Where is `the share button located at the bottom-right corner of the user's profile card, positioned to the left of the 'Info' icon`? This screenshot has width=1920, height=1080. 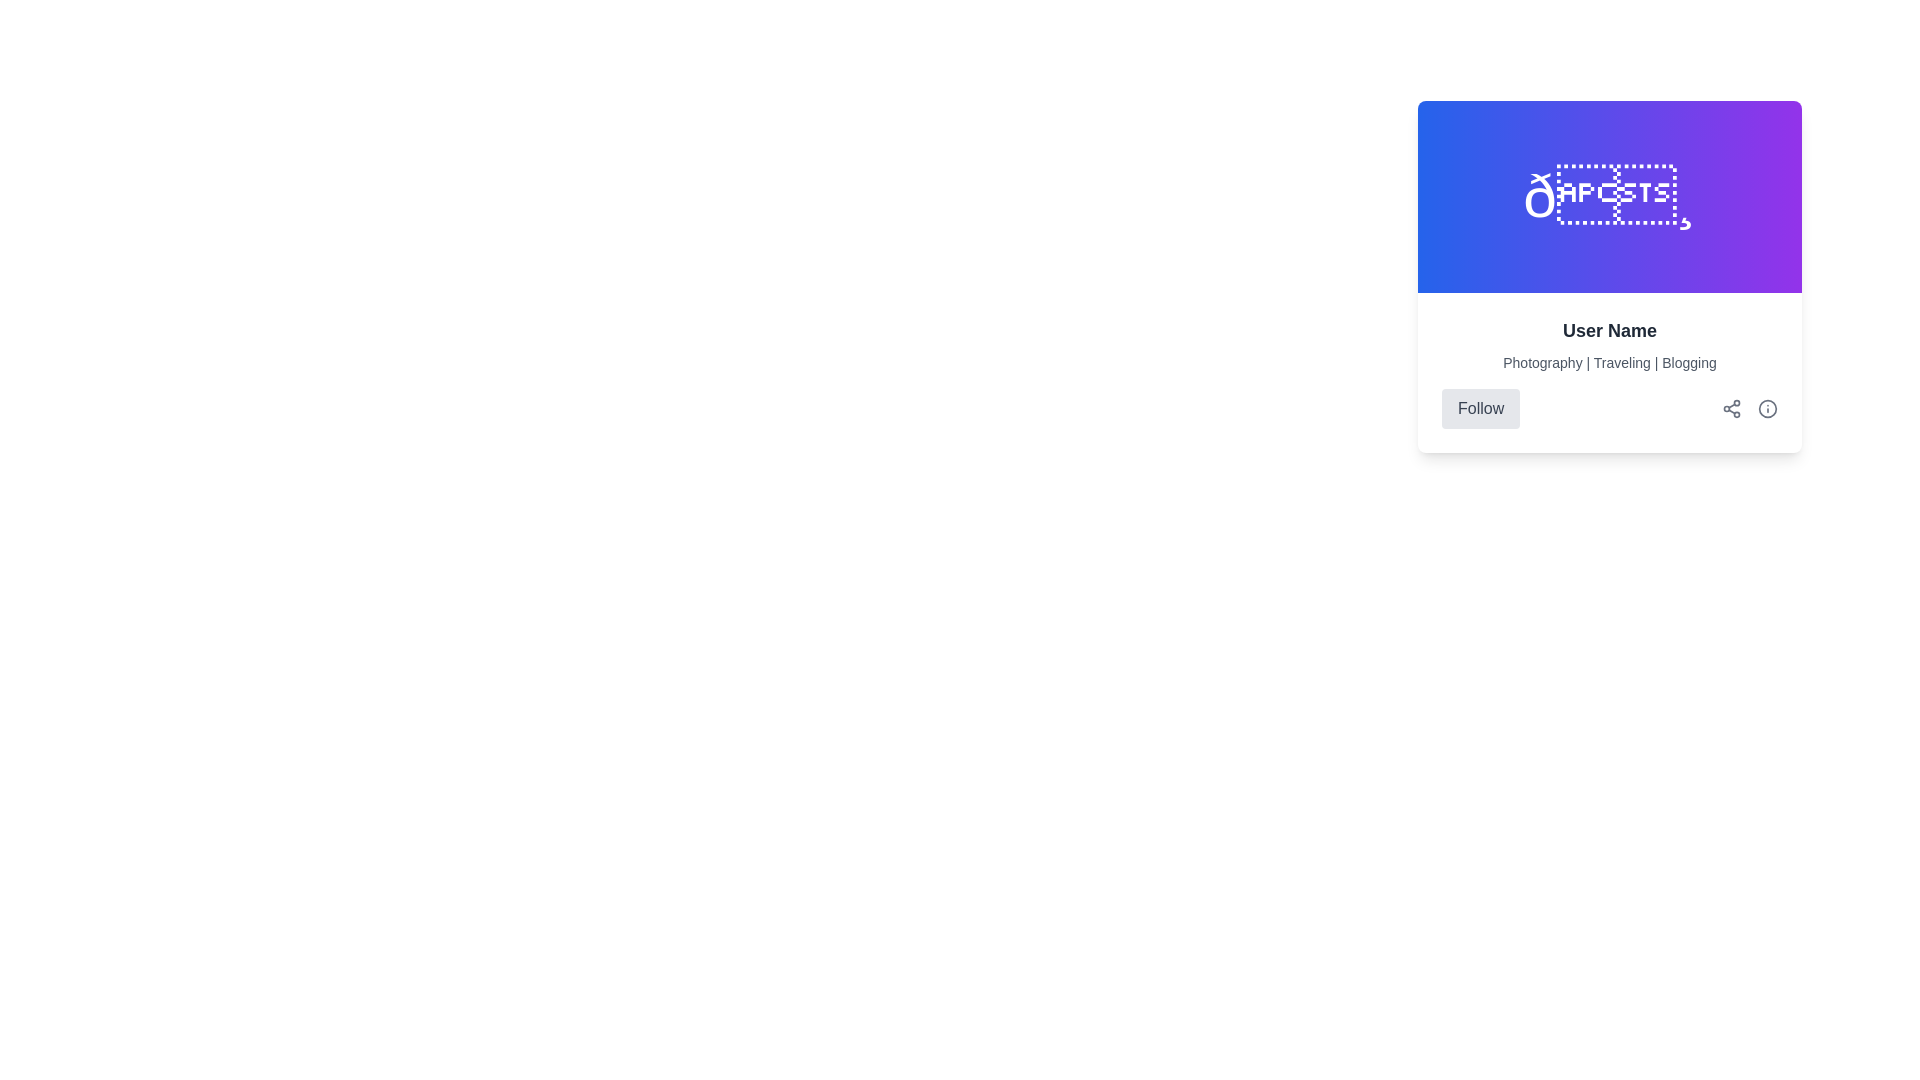 the share button located at the bottom-right corner of the user's profile card, positioned to the left of the 'Info' icon is located at coordinates (1731, 407).